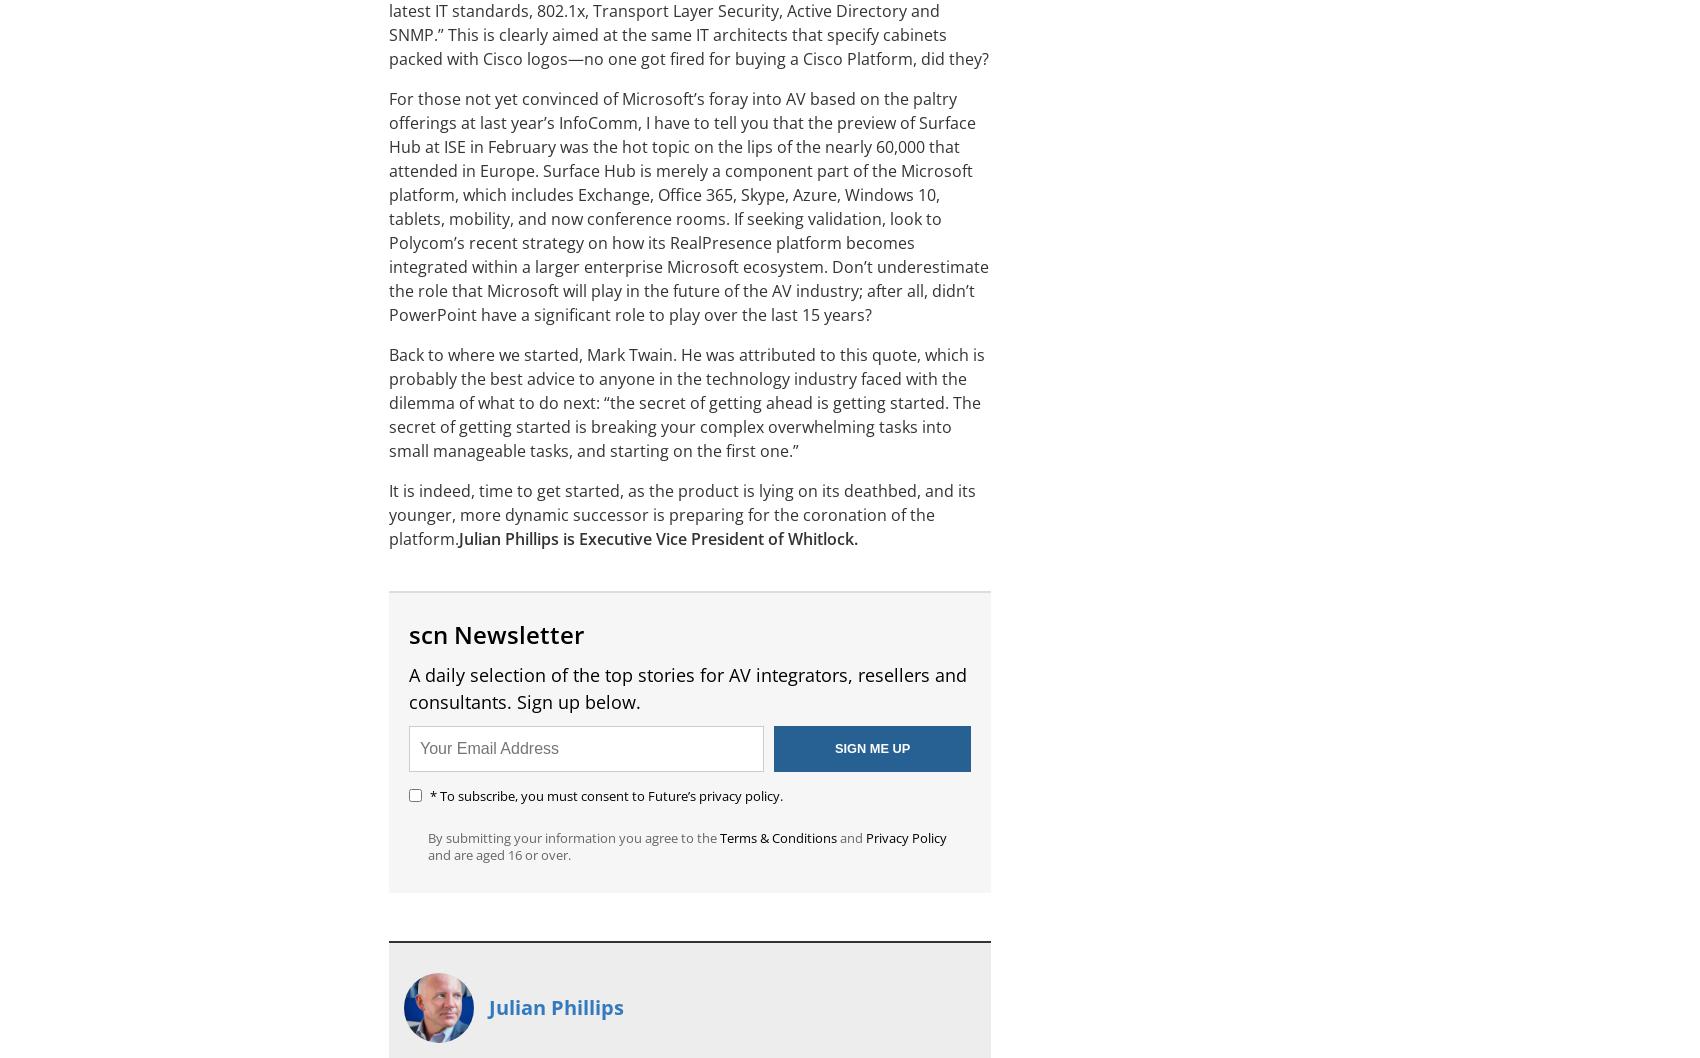 The image size is (1700, 1058). I want to click on 'A daily selection of the top stories for AV integrators, resellers and consultants. Sign up below.', so click(687, 687).